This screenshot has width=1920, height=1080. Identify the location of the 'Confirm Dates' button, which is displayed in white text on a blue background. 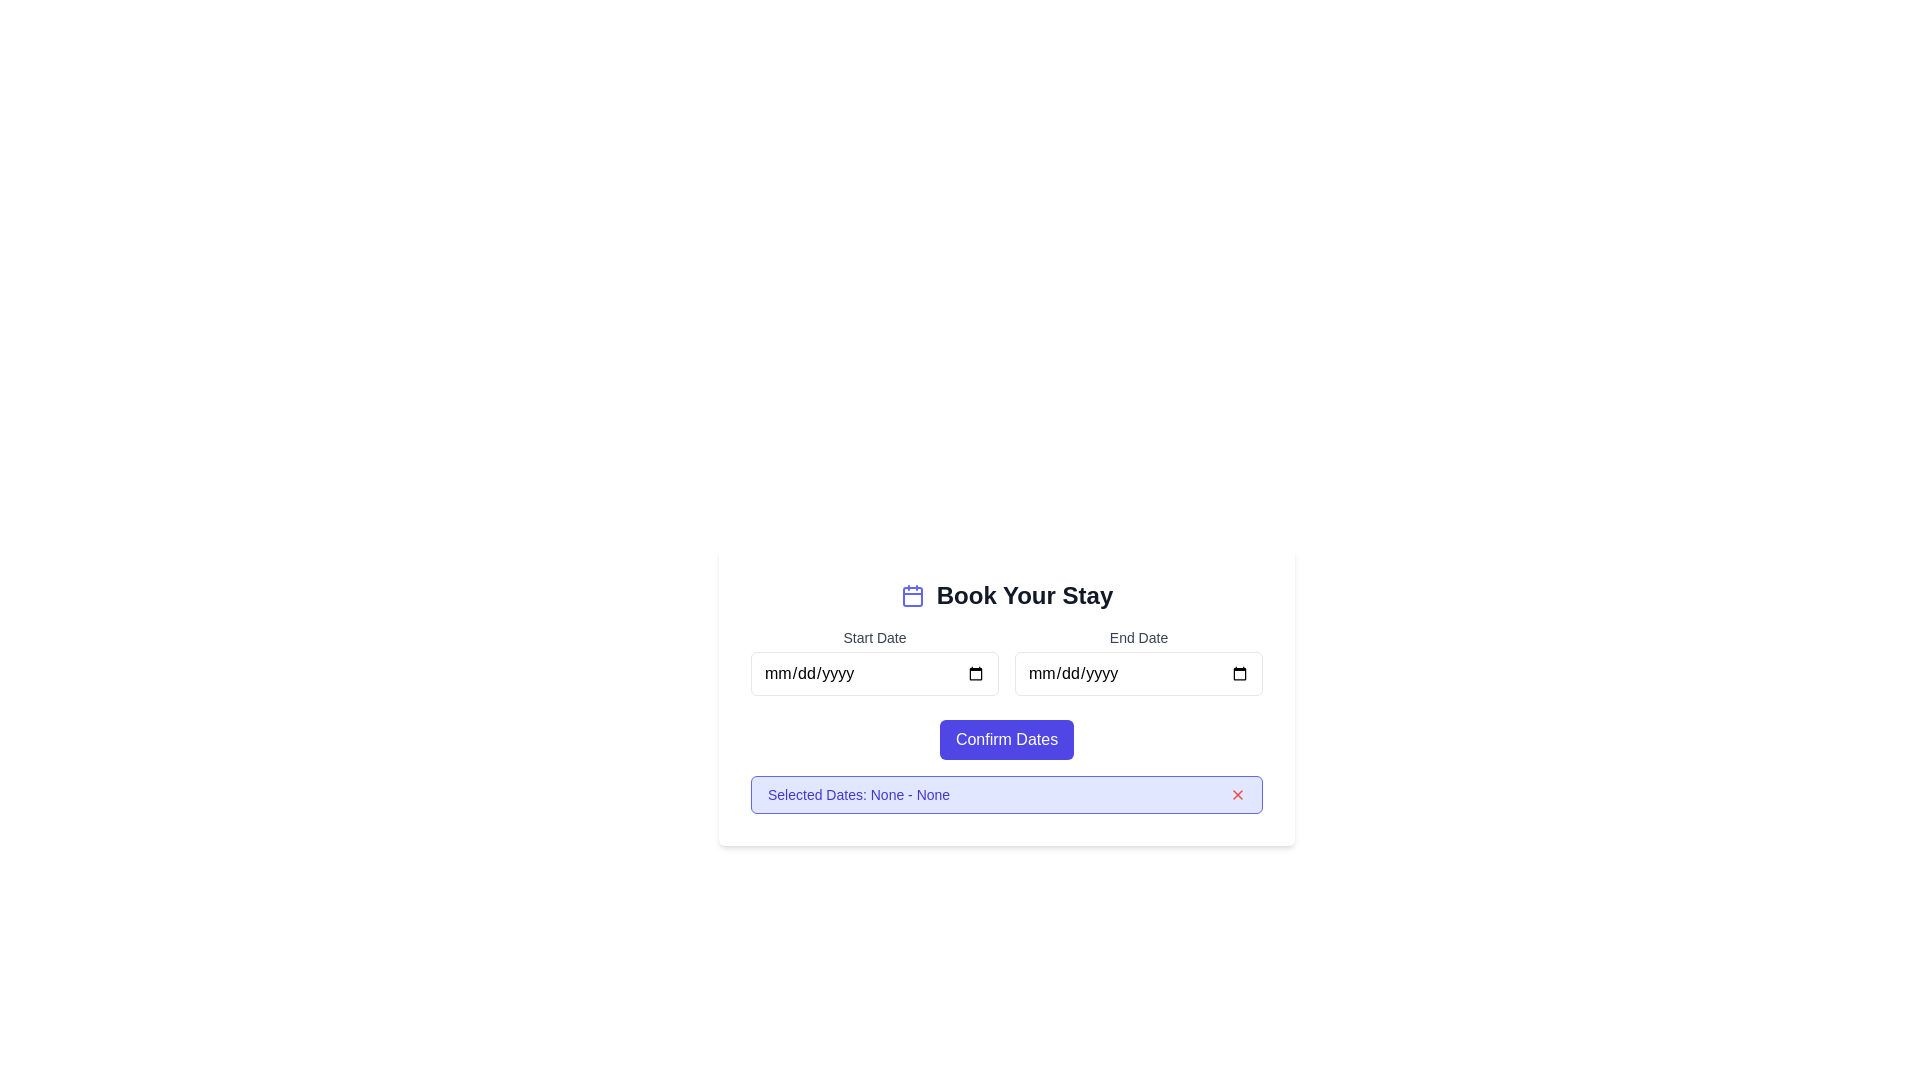
(1007, 740).